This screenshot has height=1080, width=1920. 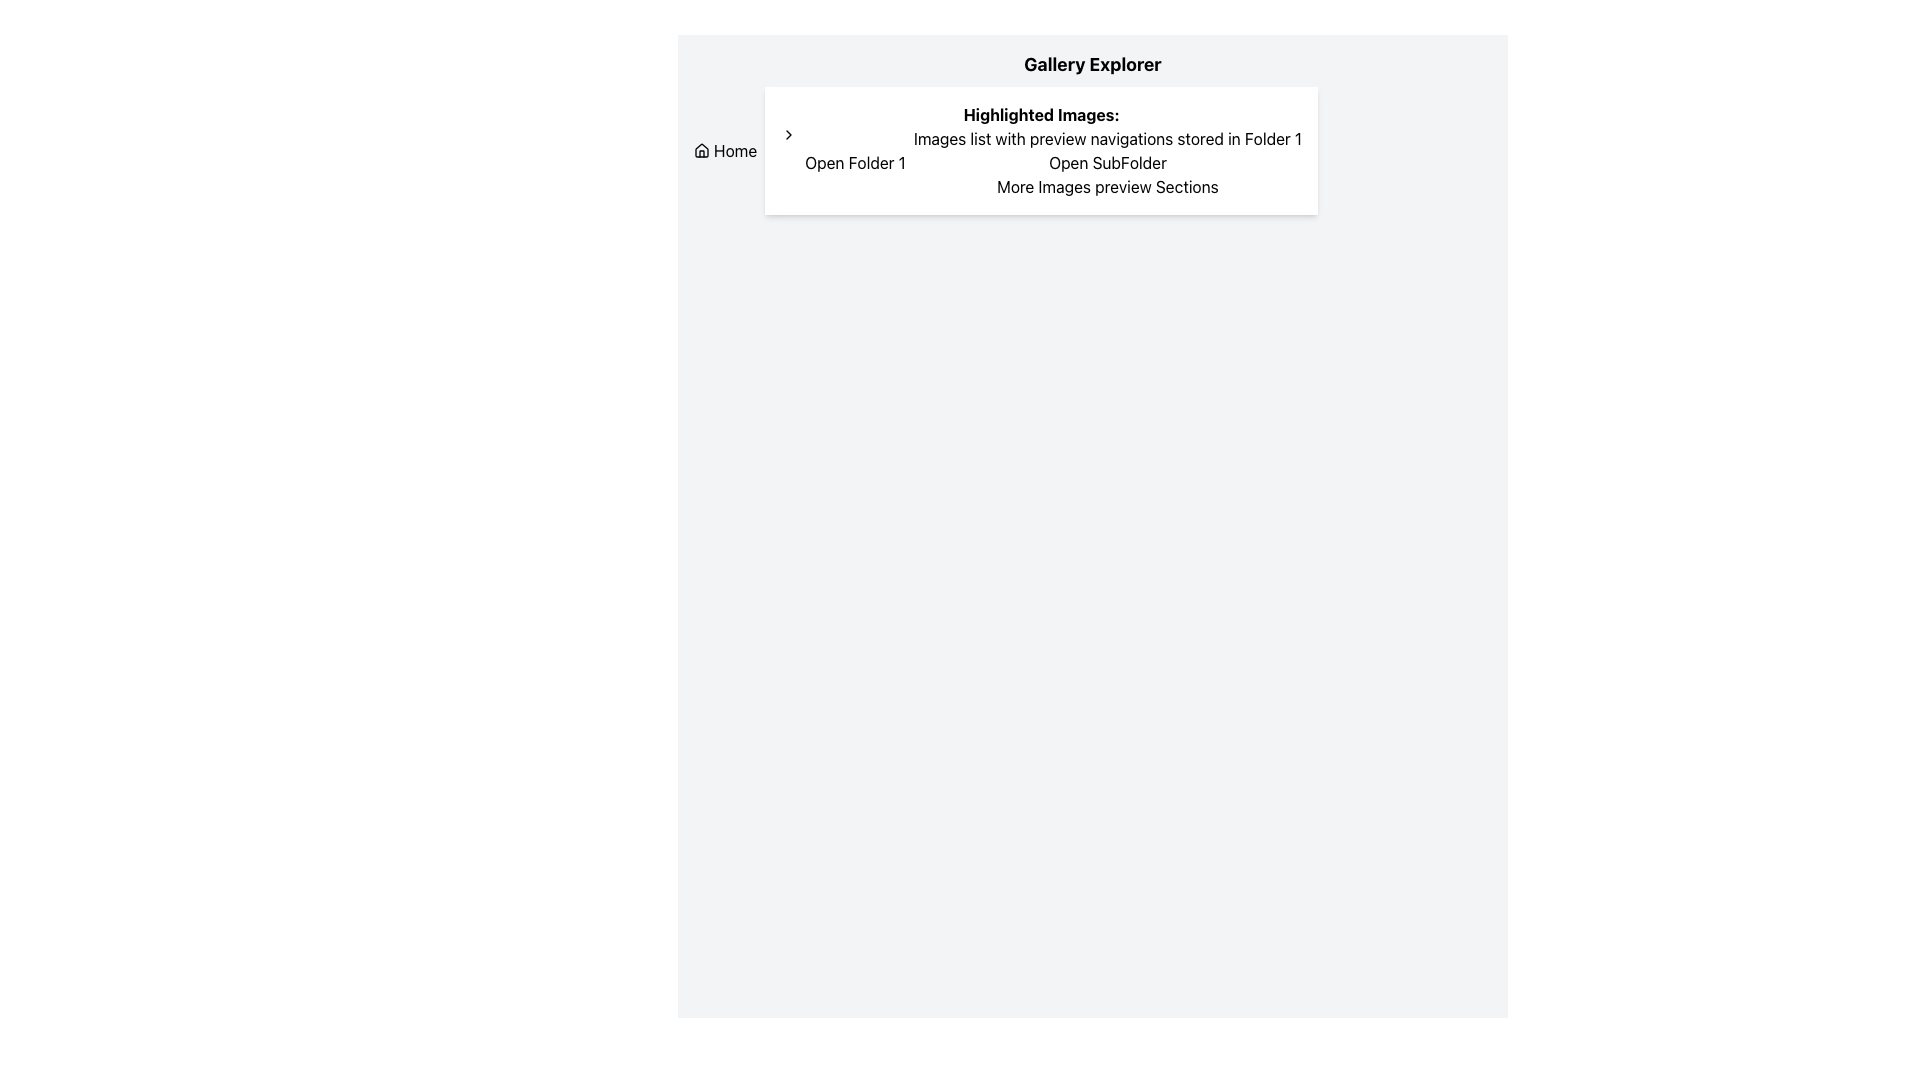 What do you see at coordinates (855, 161) in the screenshot?
I see `the 'Open Folder 1' button to trigger tooltip or visual feedback` at bounding box center [855, 161].